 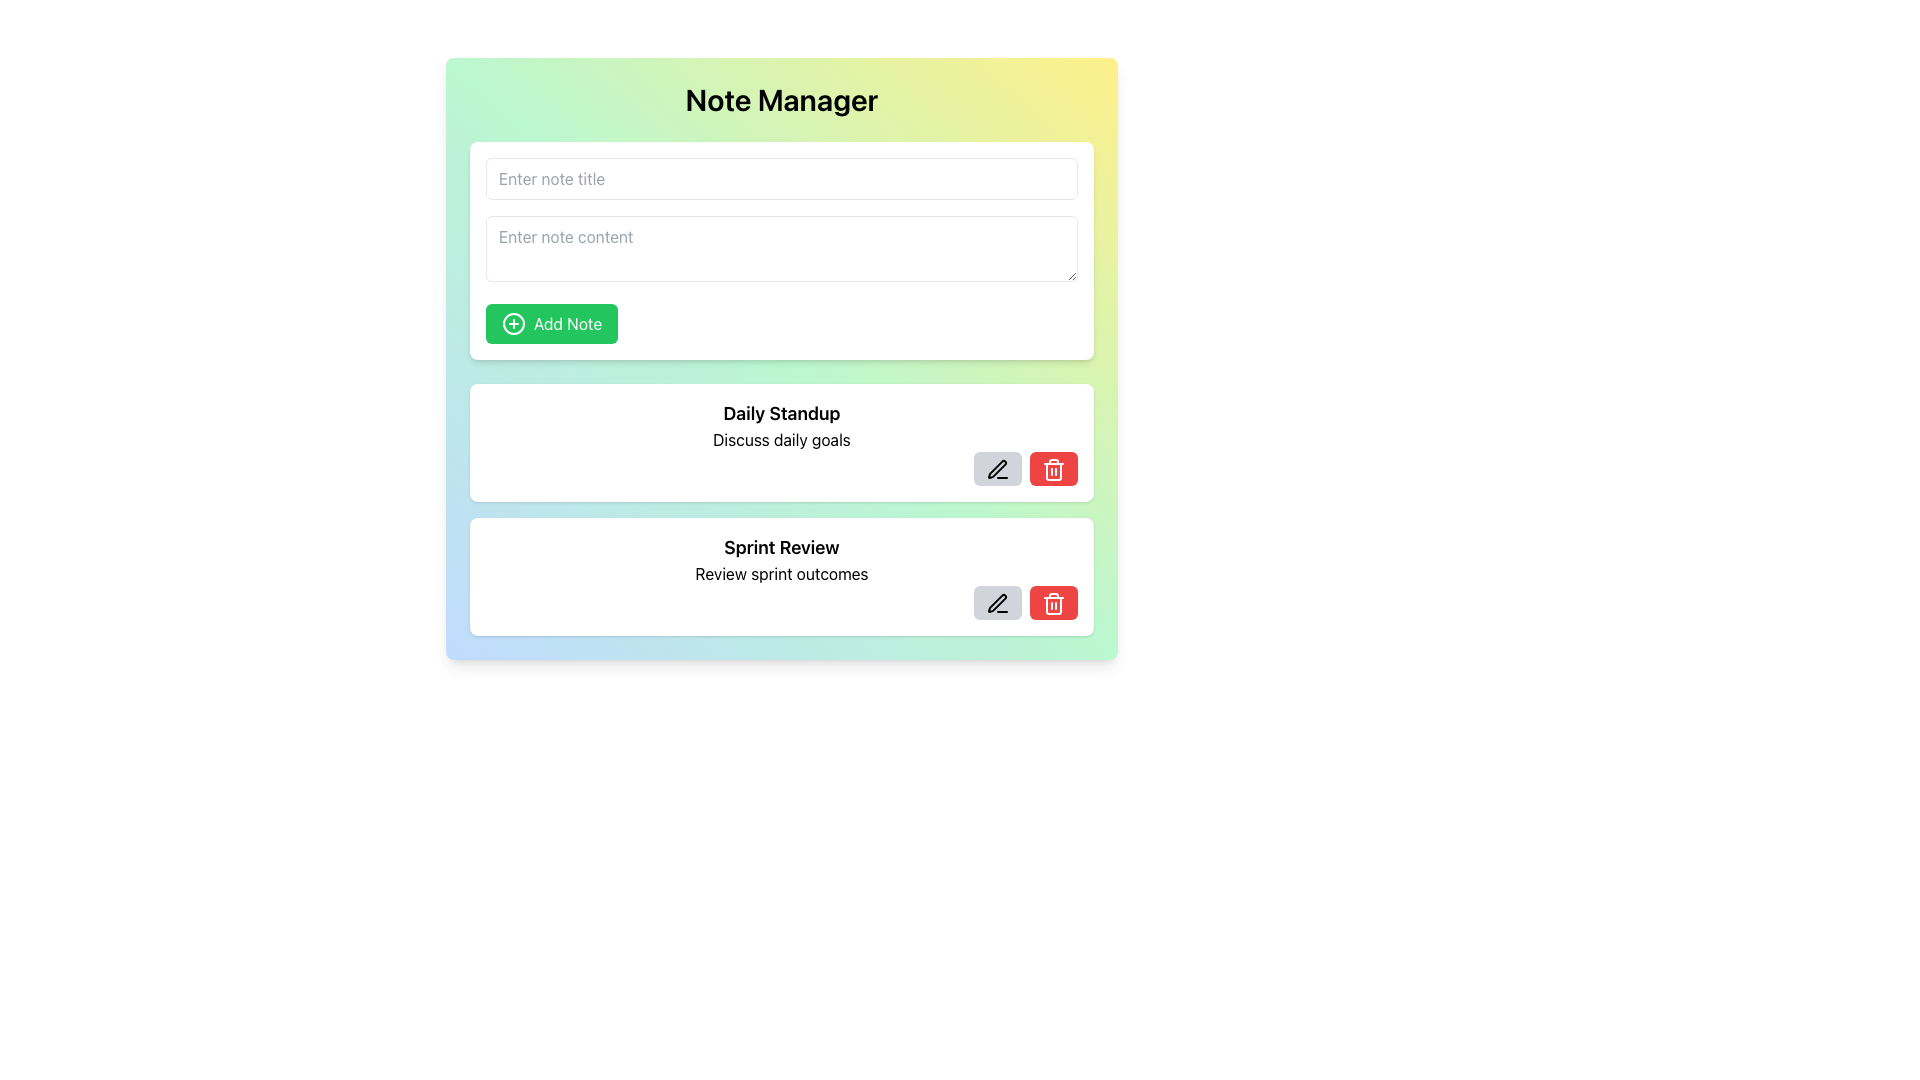 What do you see at coordinates (998, 469) in the screenshot?
I see `the pencil icon button to initiate editing in the second note titled 'Sprint Review', located to the left of the red delete button` at bounding box center [998, 469].